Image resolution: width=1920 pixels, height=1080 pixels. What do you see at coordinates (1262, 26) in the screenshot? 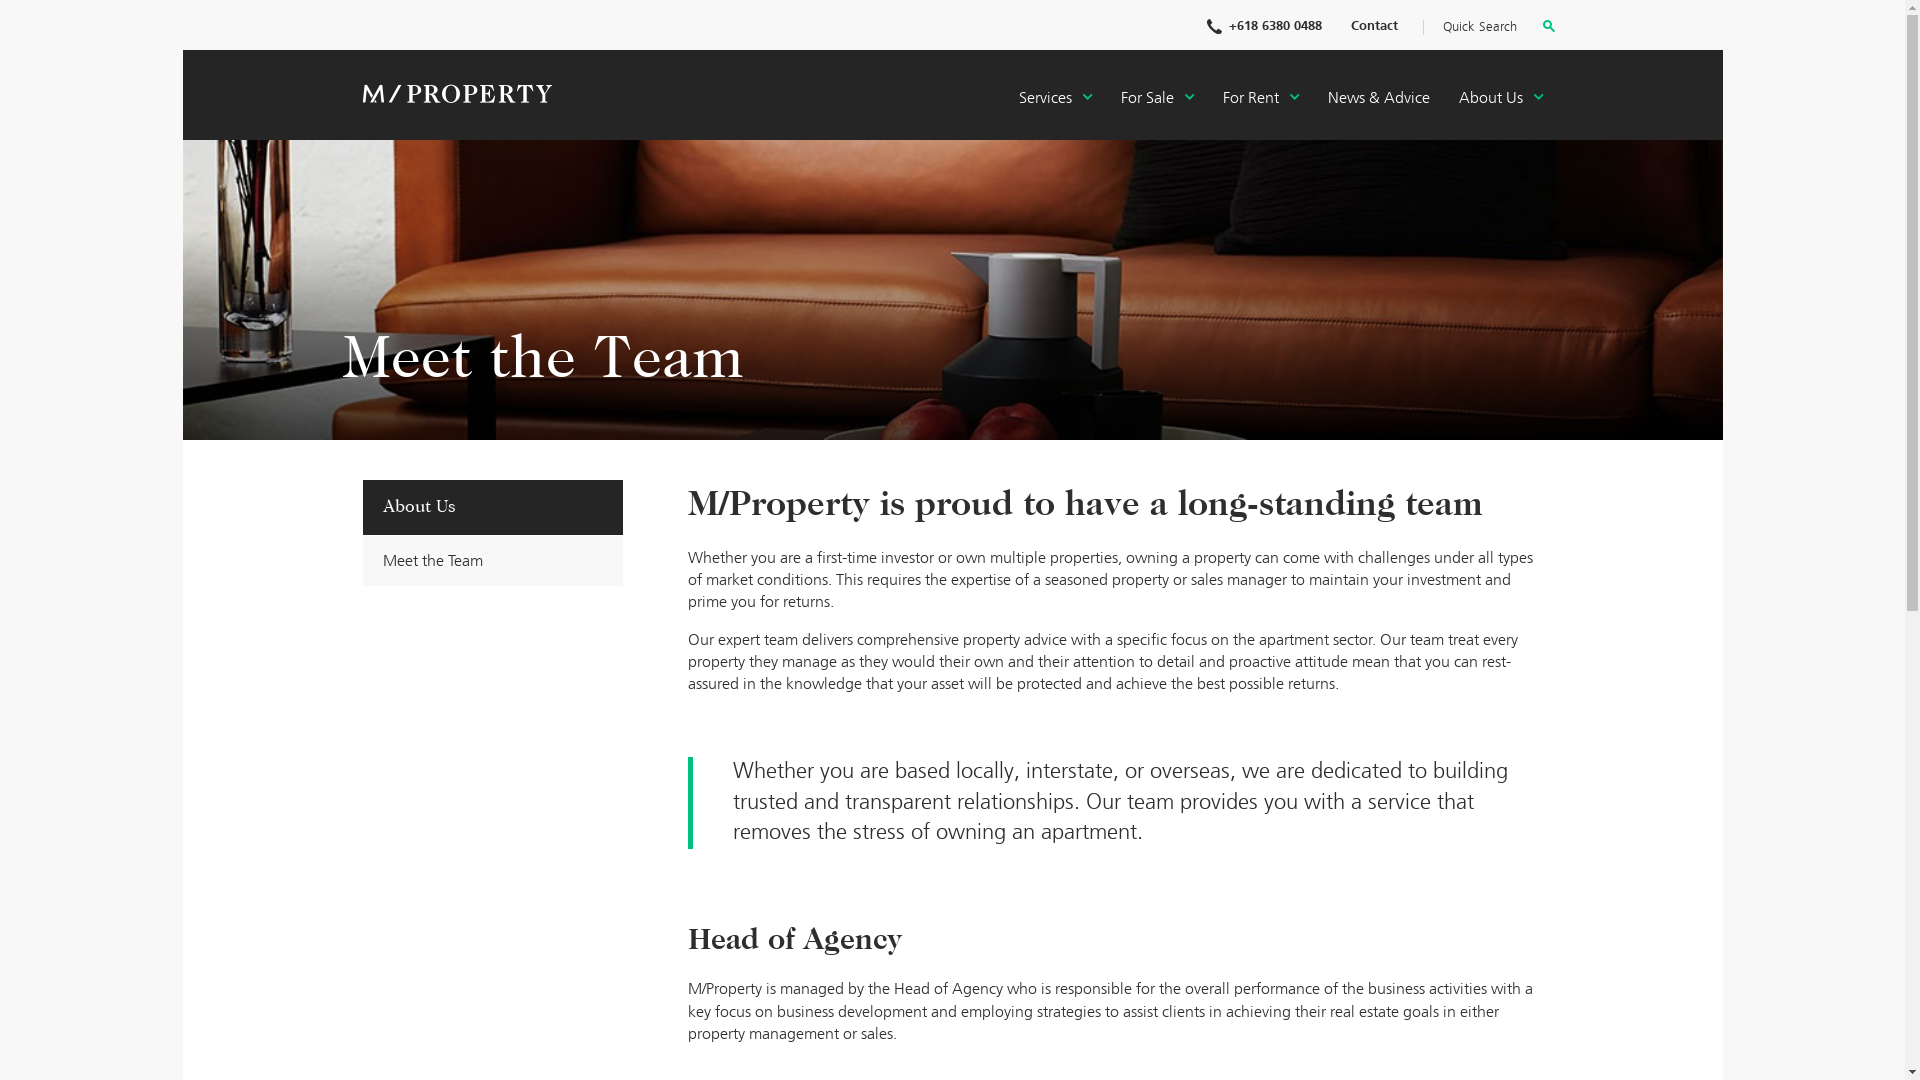
I see `'+618 6380 0488'` at bounding box center [1262, 26].